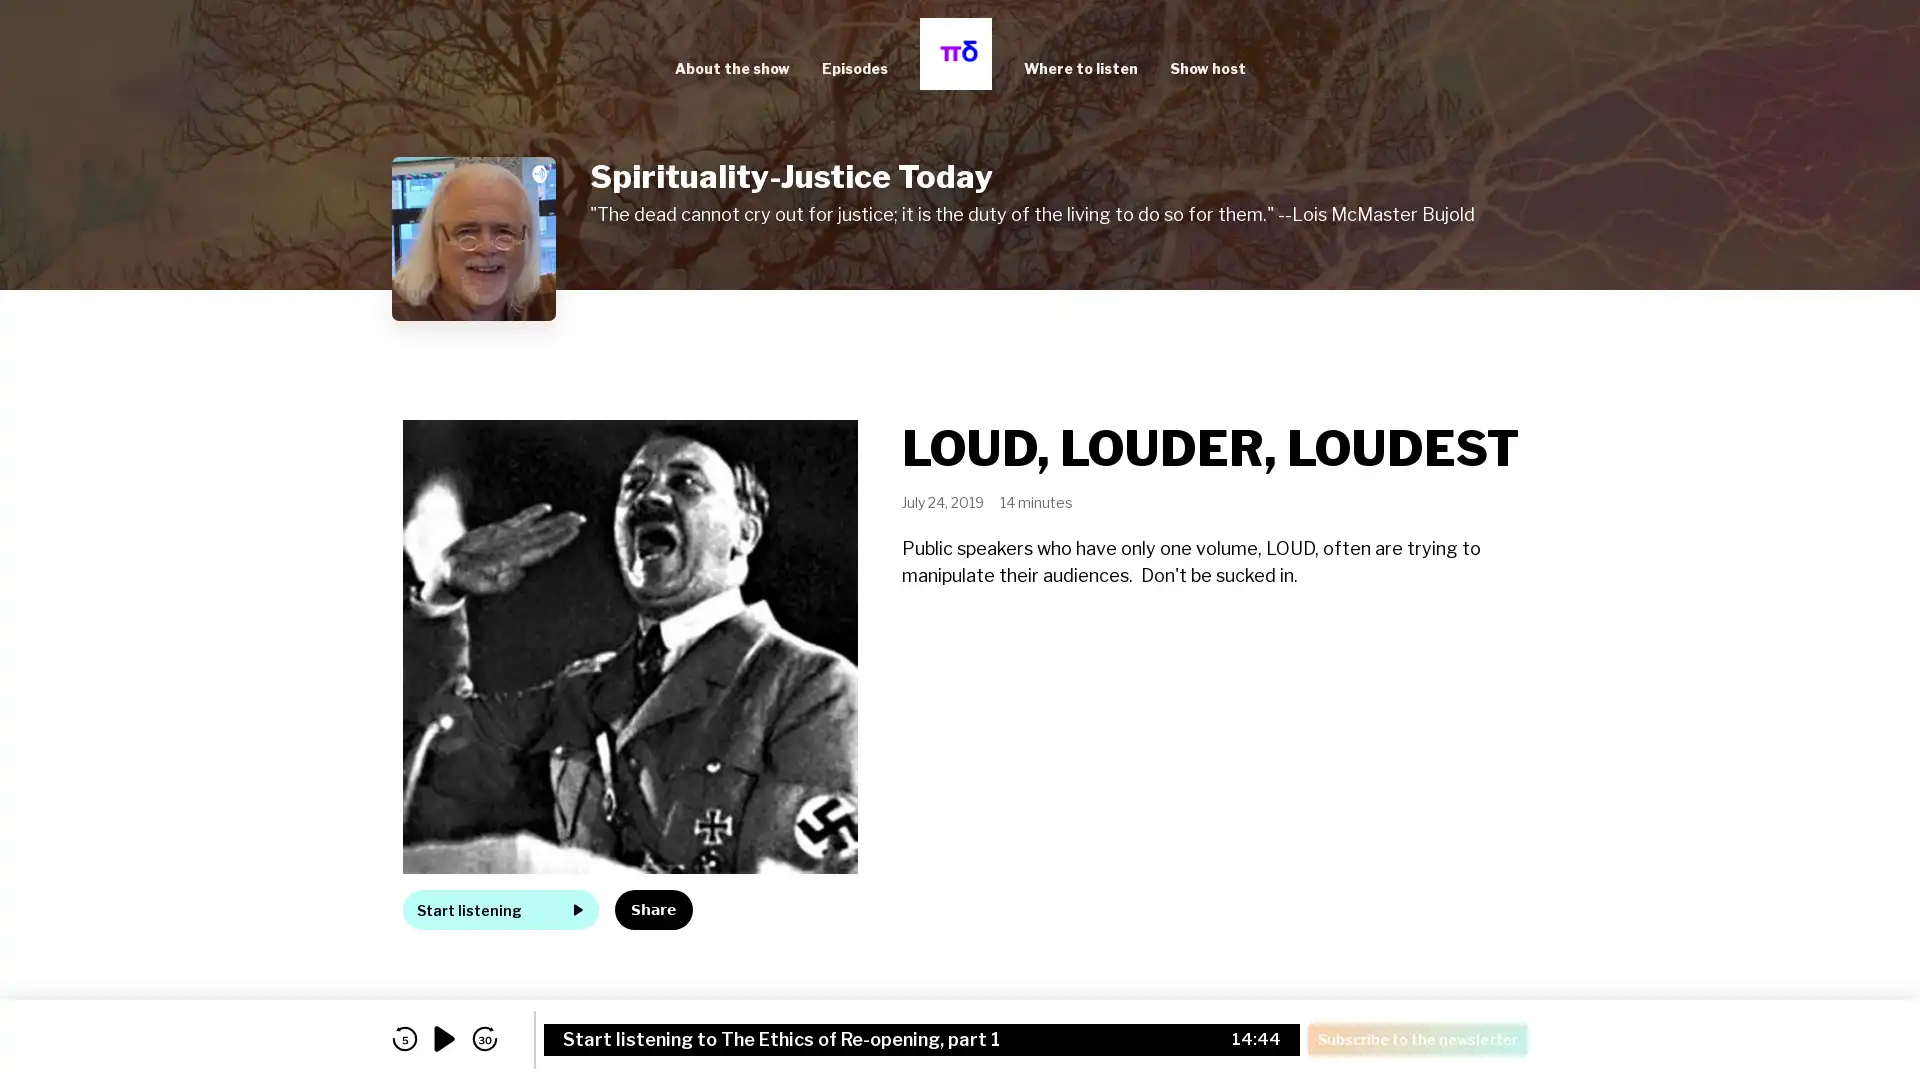  What do you see at coordinates (403, 1038) in the screenshot?
I see `skip back 5 seconds` at bounding box center [403, 1038].